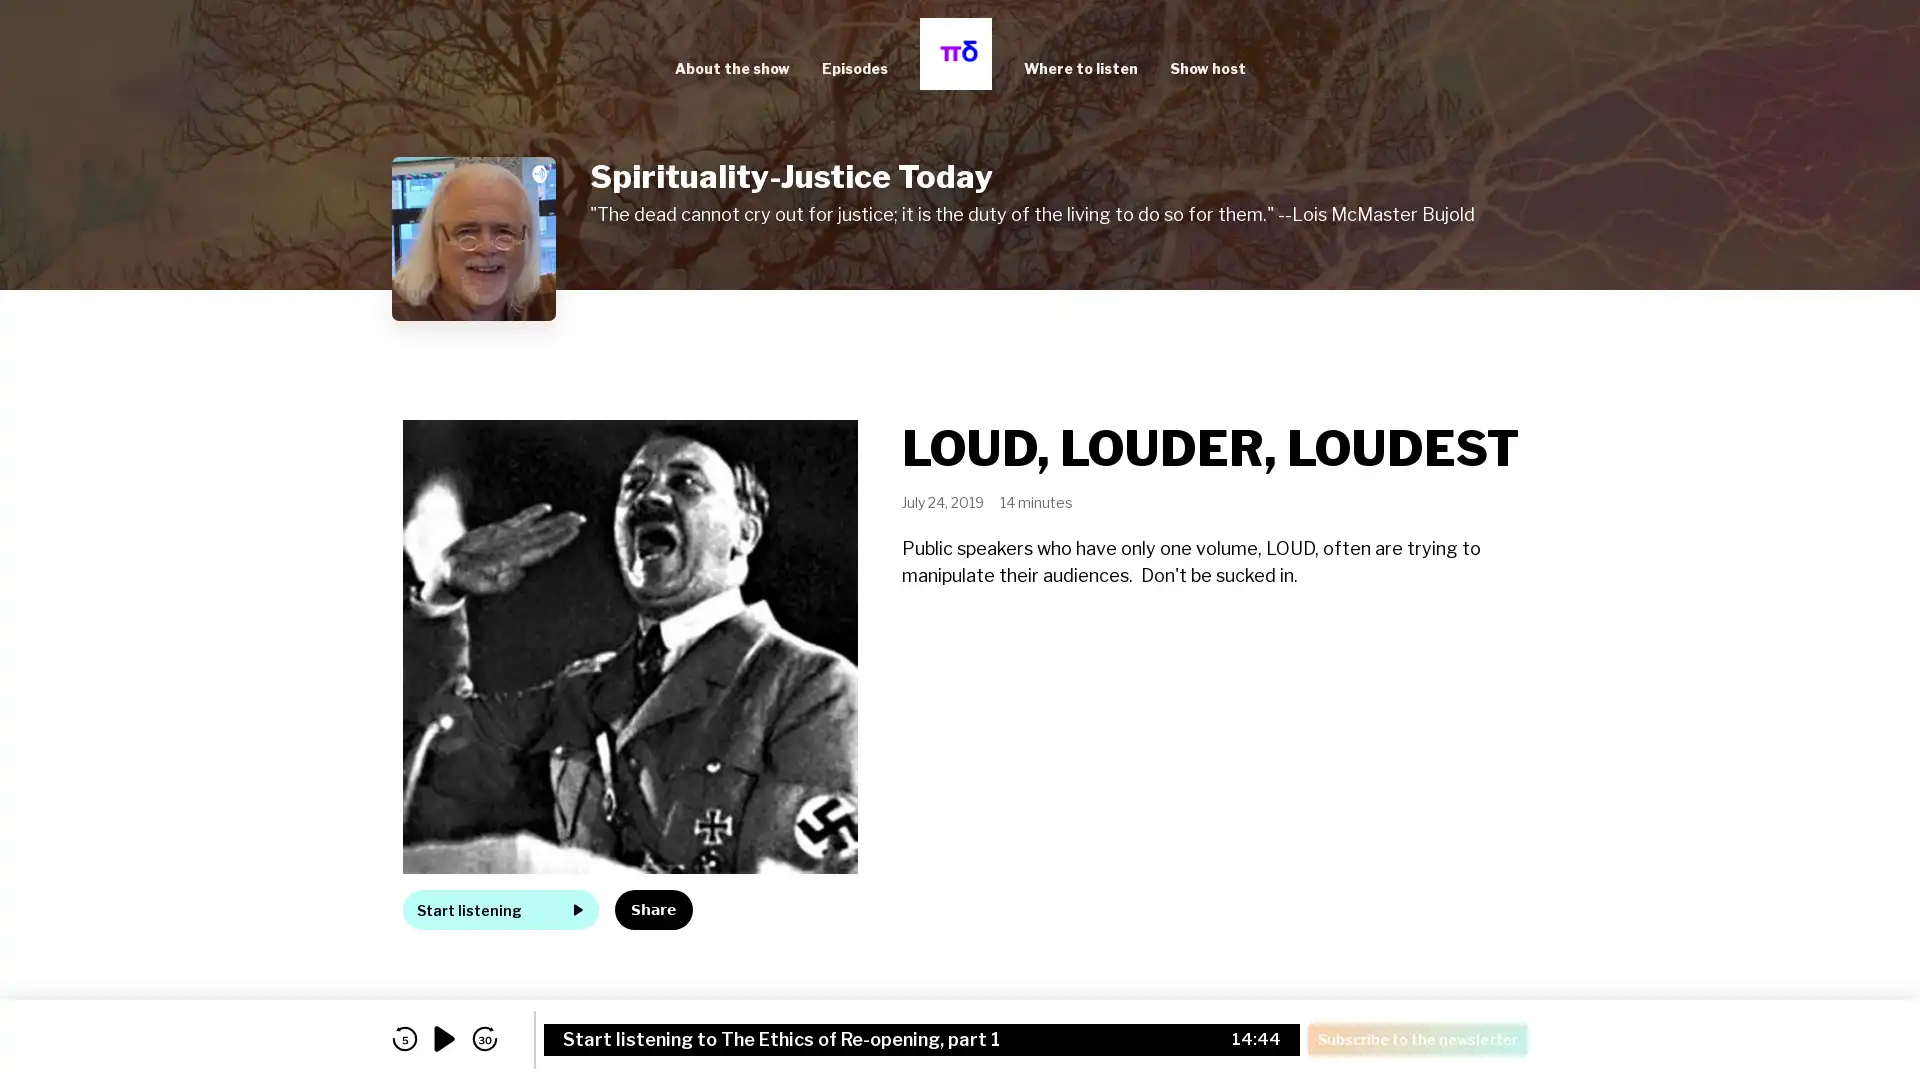  What do you see at coordinates (403, 1038) in the screenshot?
I see `skip back 5 seconds` at bounding box center [403, 1038].